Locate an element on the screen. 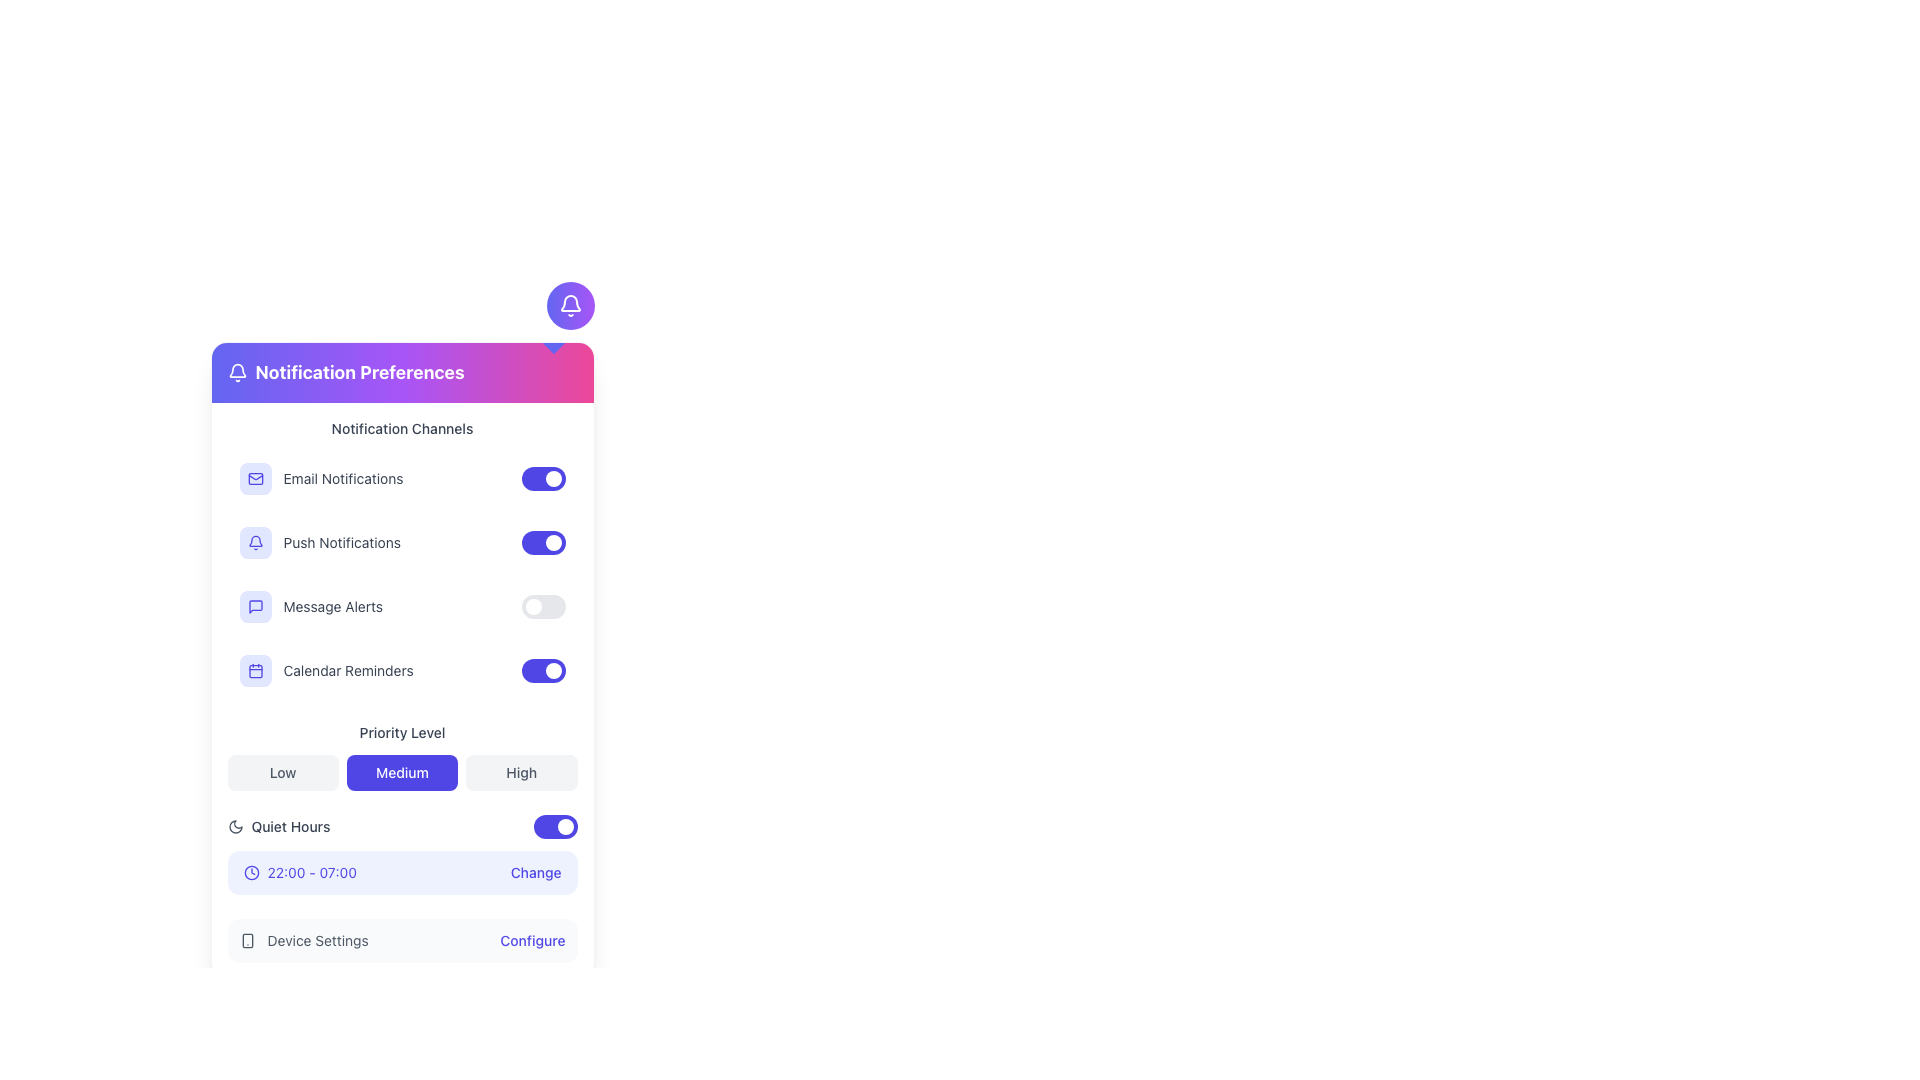  the toggle switch of the first List item labeled 'Email Notifications' under the 'Notification Channels' section to change its state is located at coordinates (401, 478).